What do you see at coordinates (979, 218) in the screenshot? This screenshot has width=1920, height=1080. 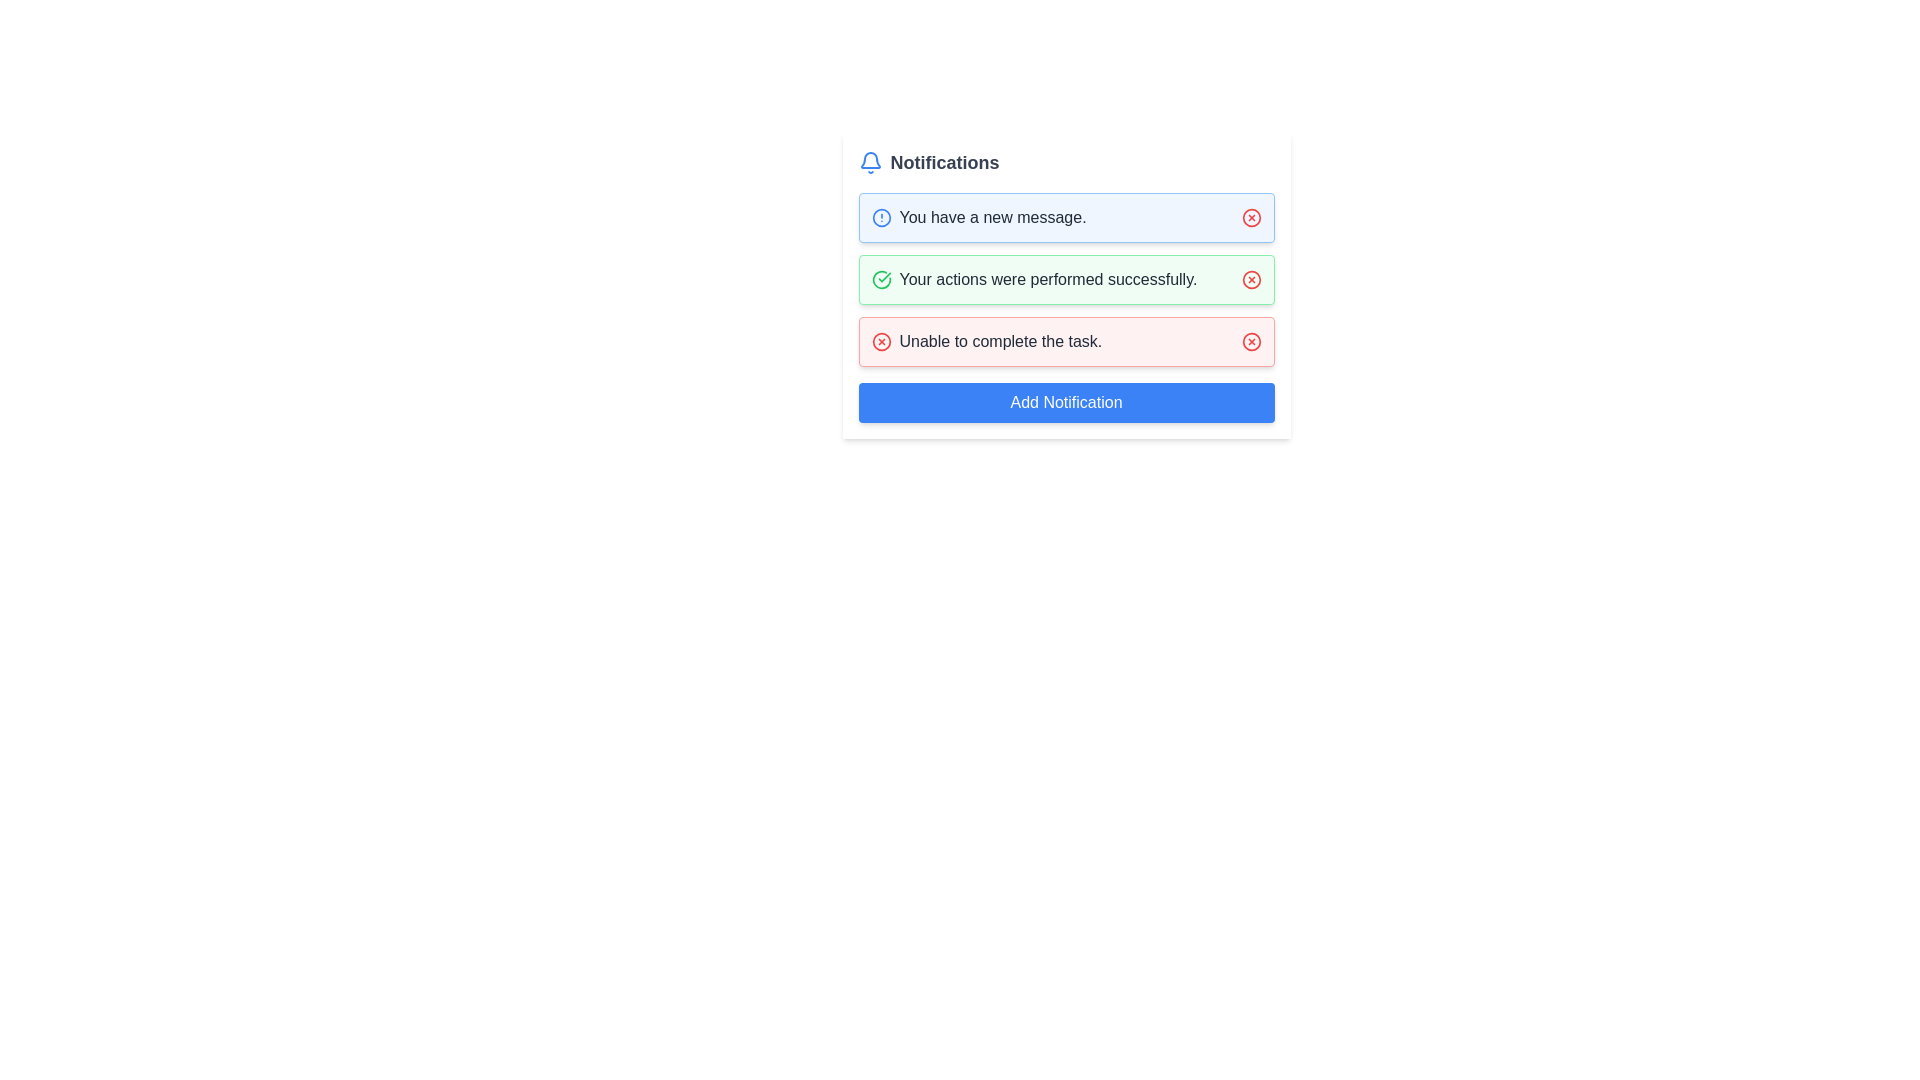 I see `the TextLabel that indicates the presence of a new message, located at the top of the notification box` at bounding box center [979, 218].